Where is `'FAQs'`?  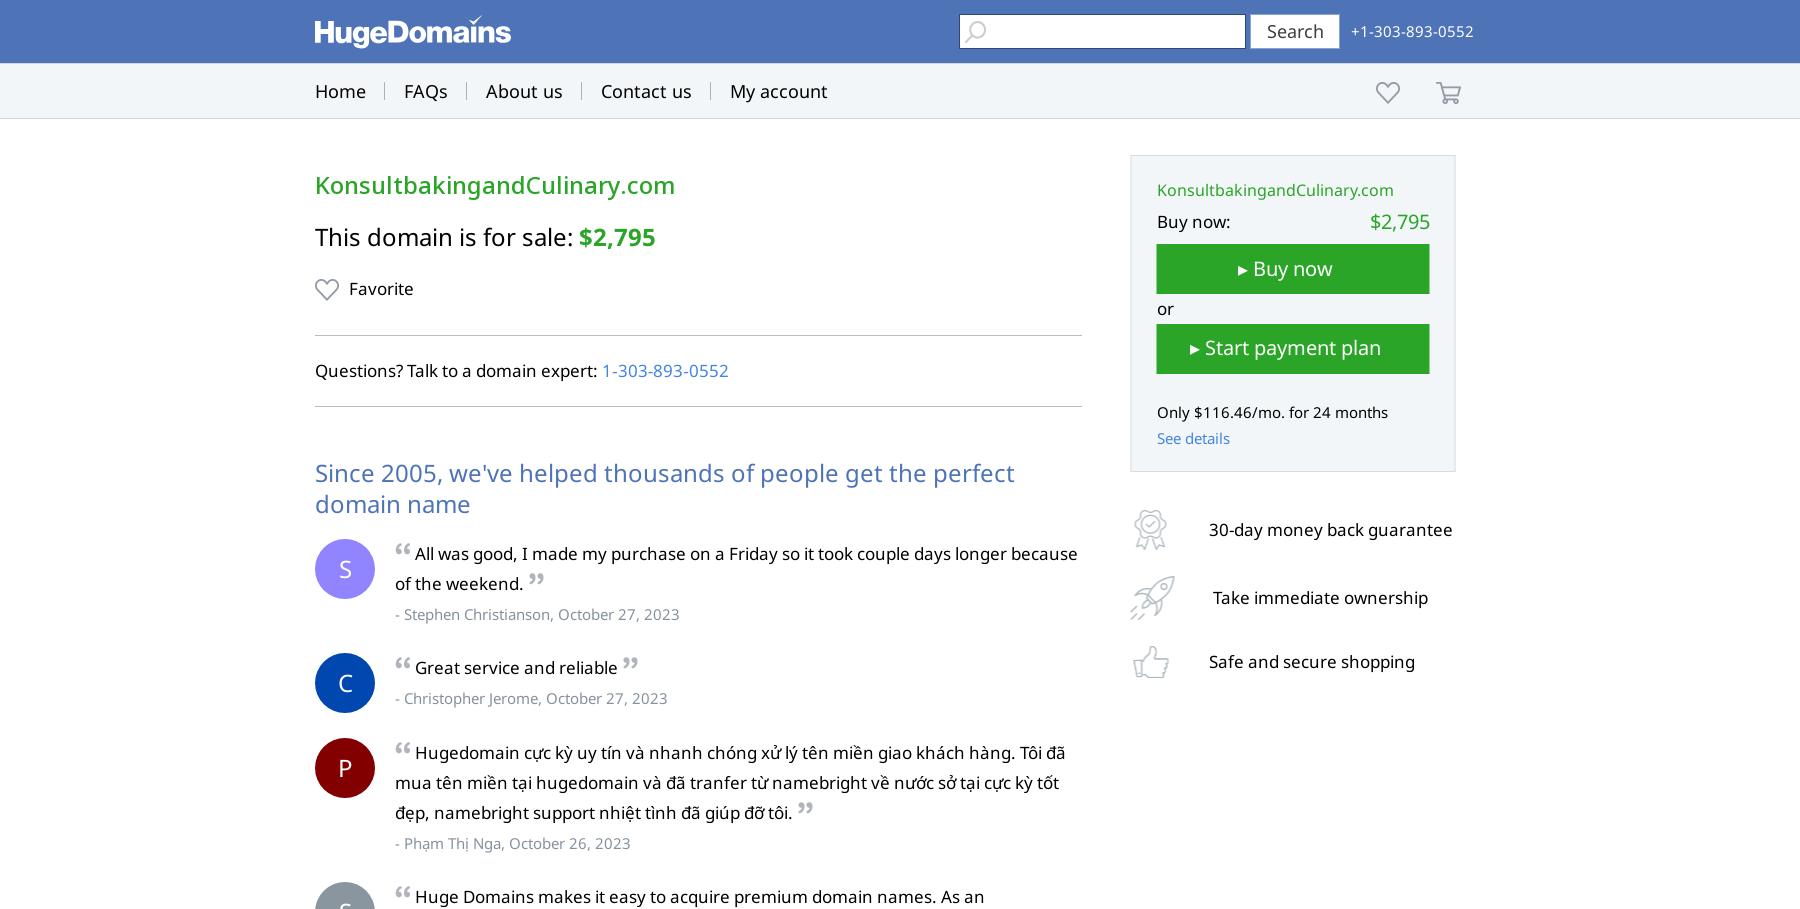
'FAQs' is located at coordinates (426, 89).